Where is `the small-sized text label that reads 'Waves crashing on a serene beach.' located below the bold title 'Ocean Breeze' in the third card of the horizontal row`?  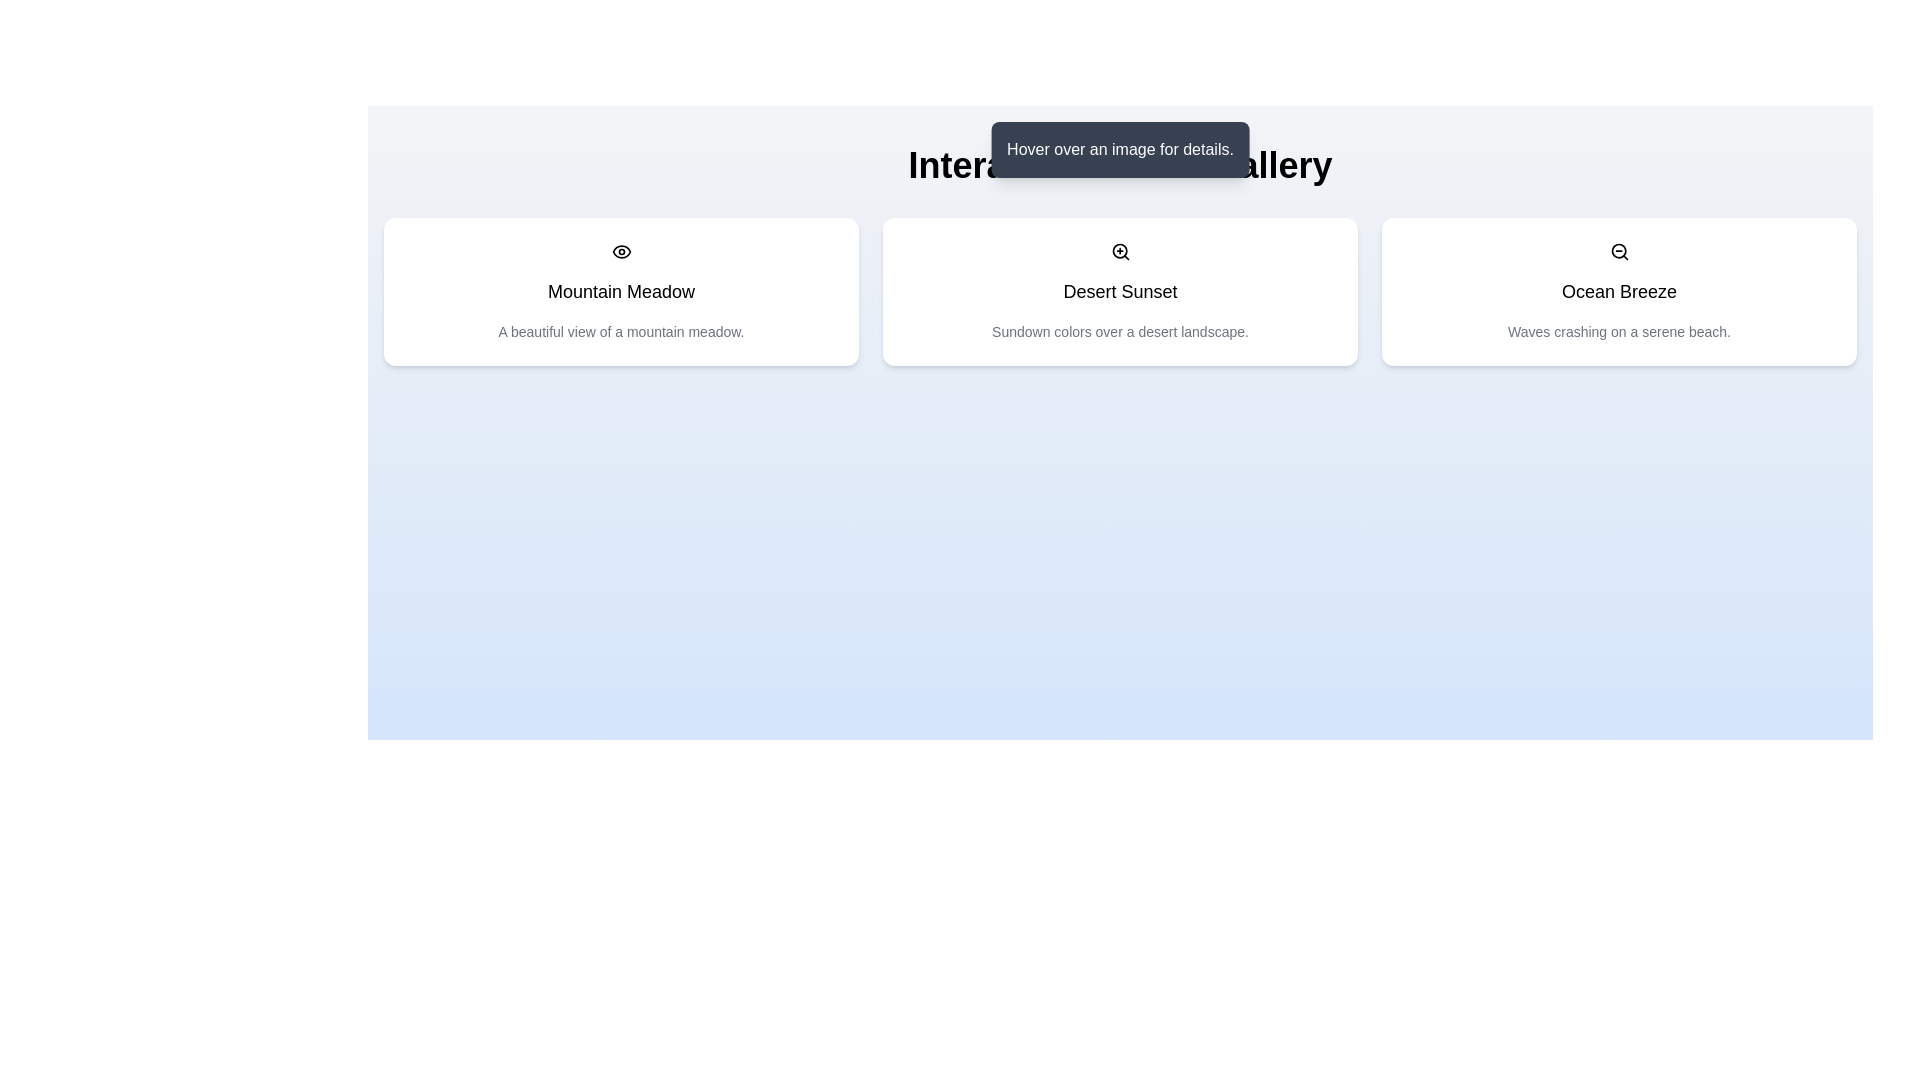
the small-sized text label that reads 'Waves crashing on a serene beach.' located below the bold title 'Ocean Breeze' in the third card of the horizontal row is located at coordinates (1619, 330).